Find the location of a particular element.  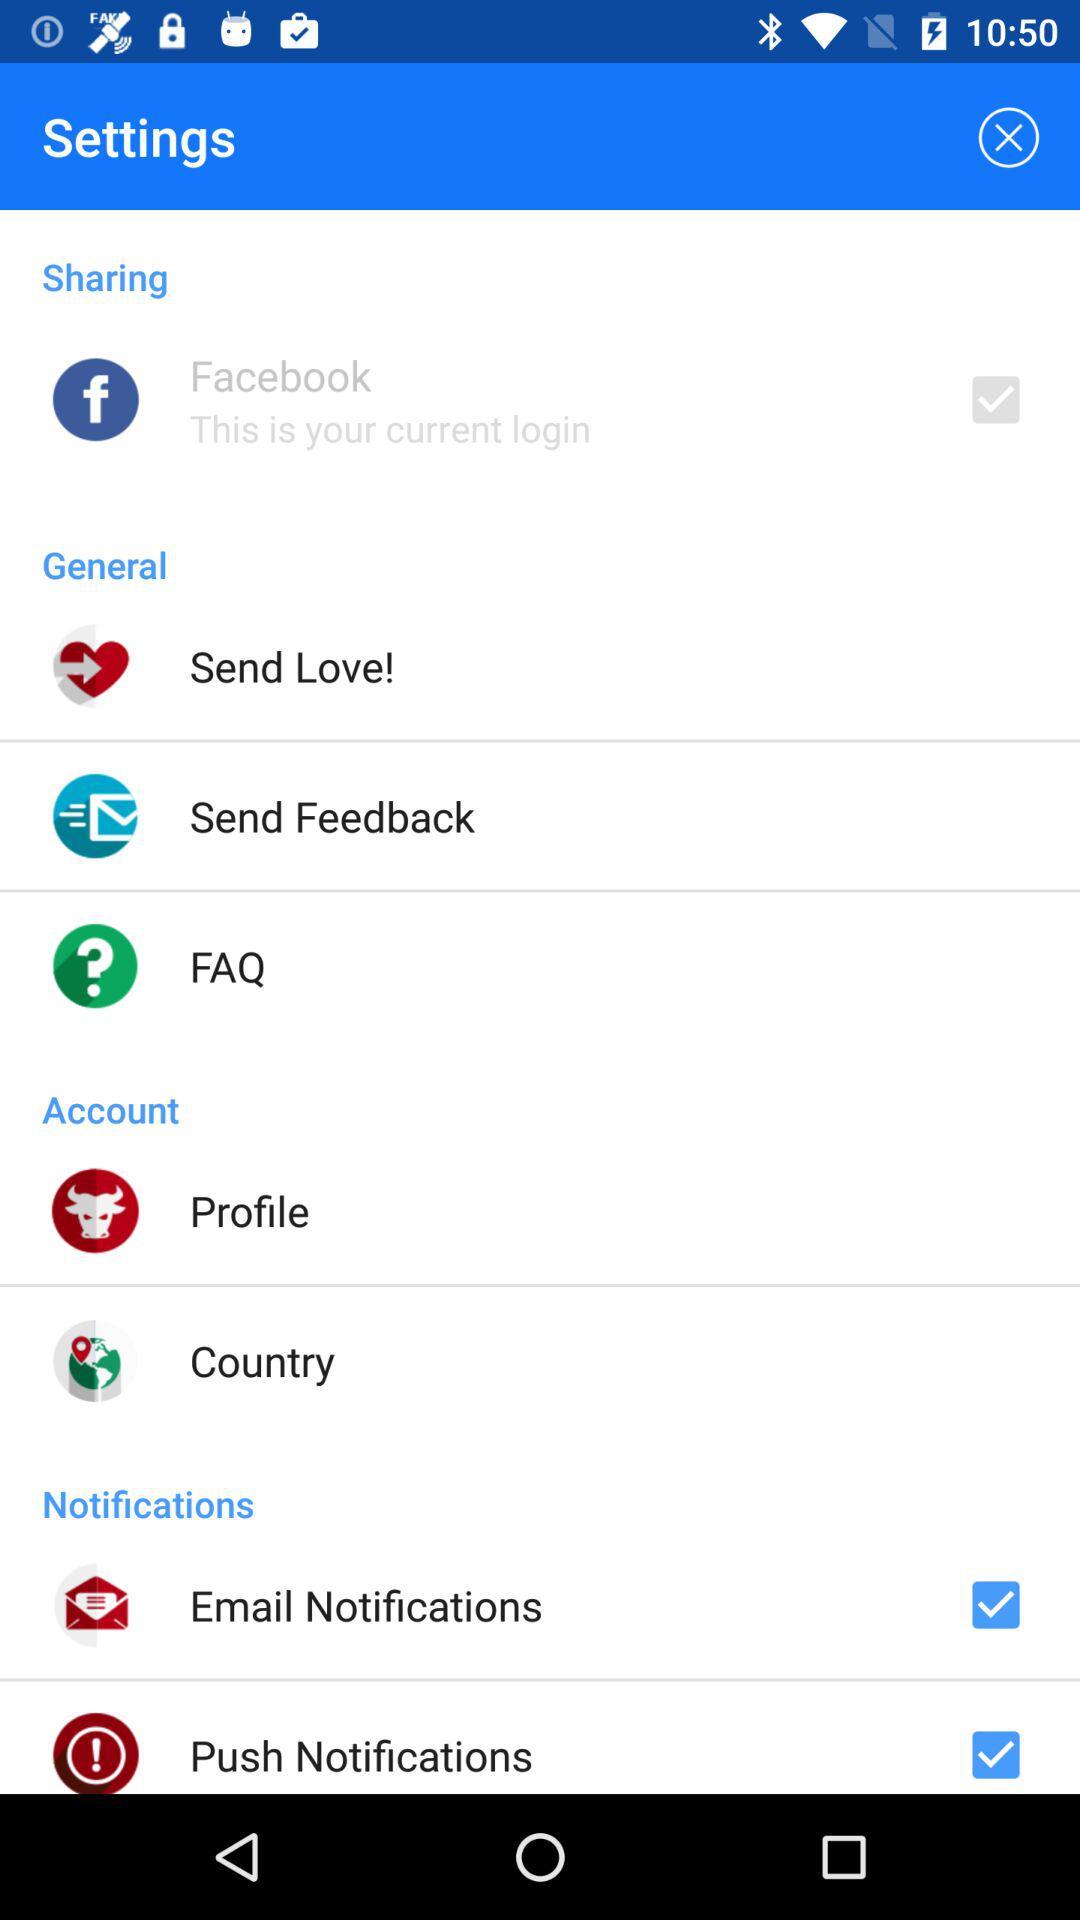

send feedback item is located at coordinates (331, 816).